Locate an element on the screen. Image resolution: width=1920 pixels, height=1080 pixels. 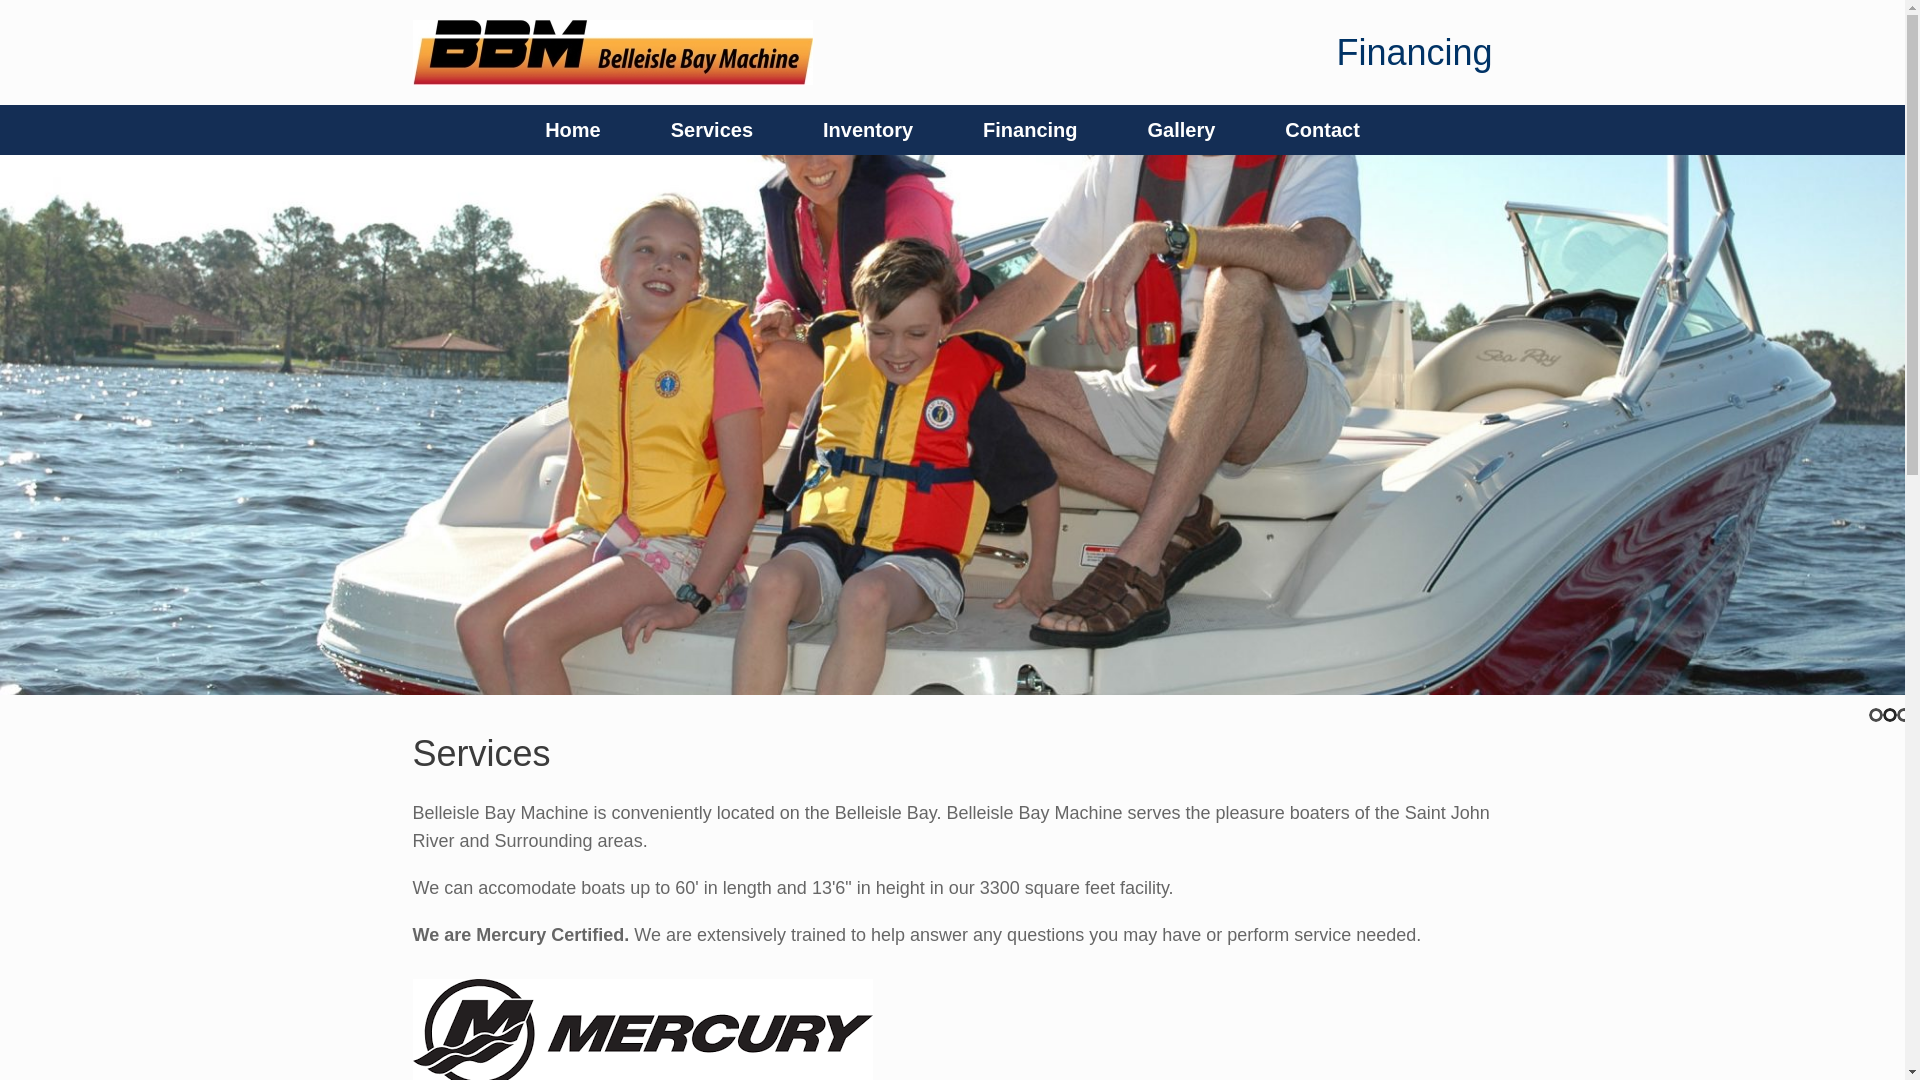
'Contact' is located at coordinates (1321, 130).